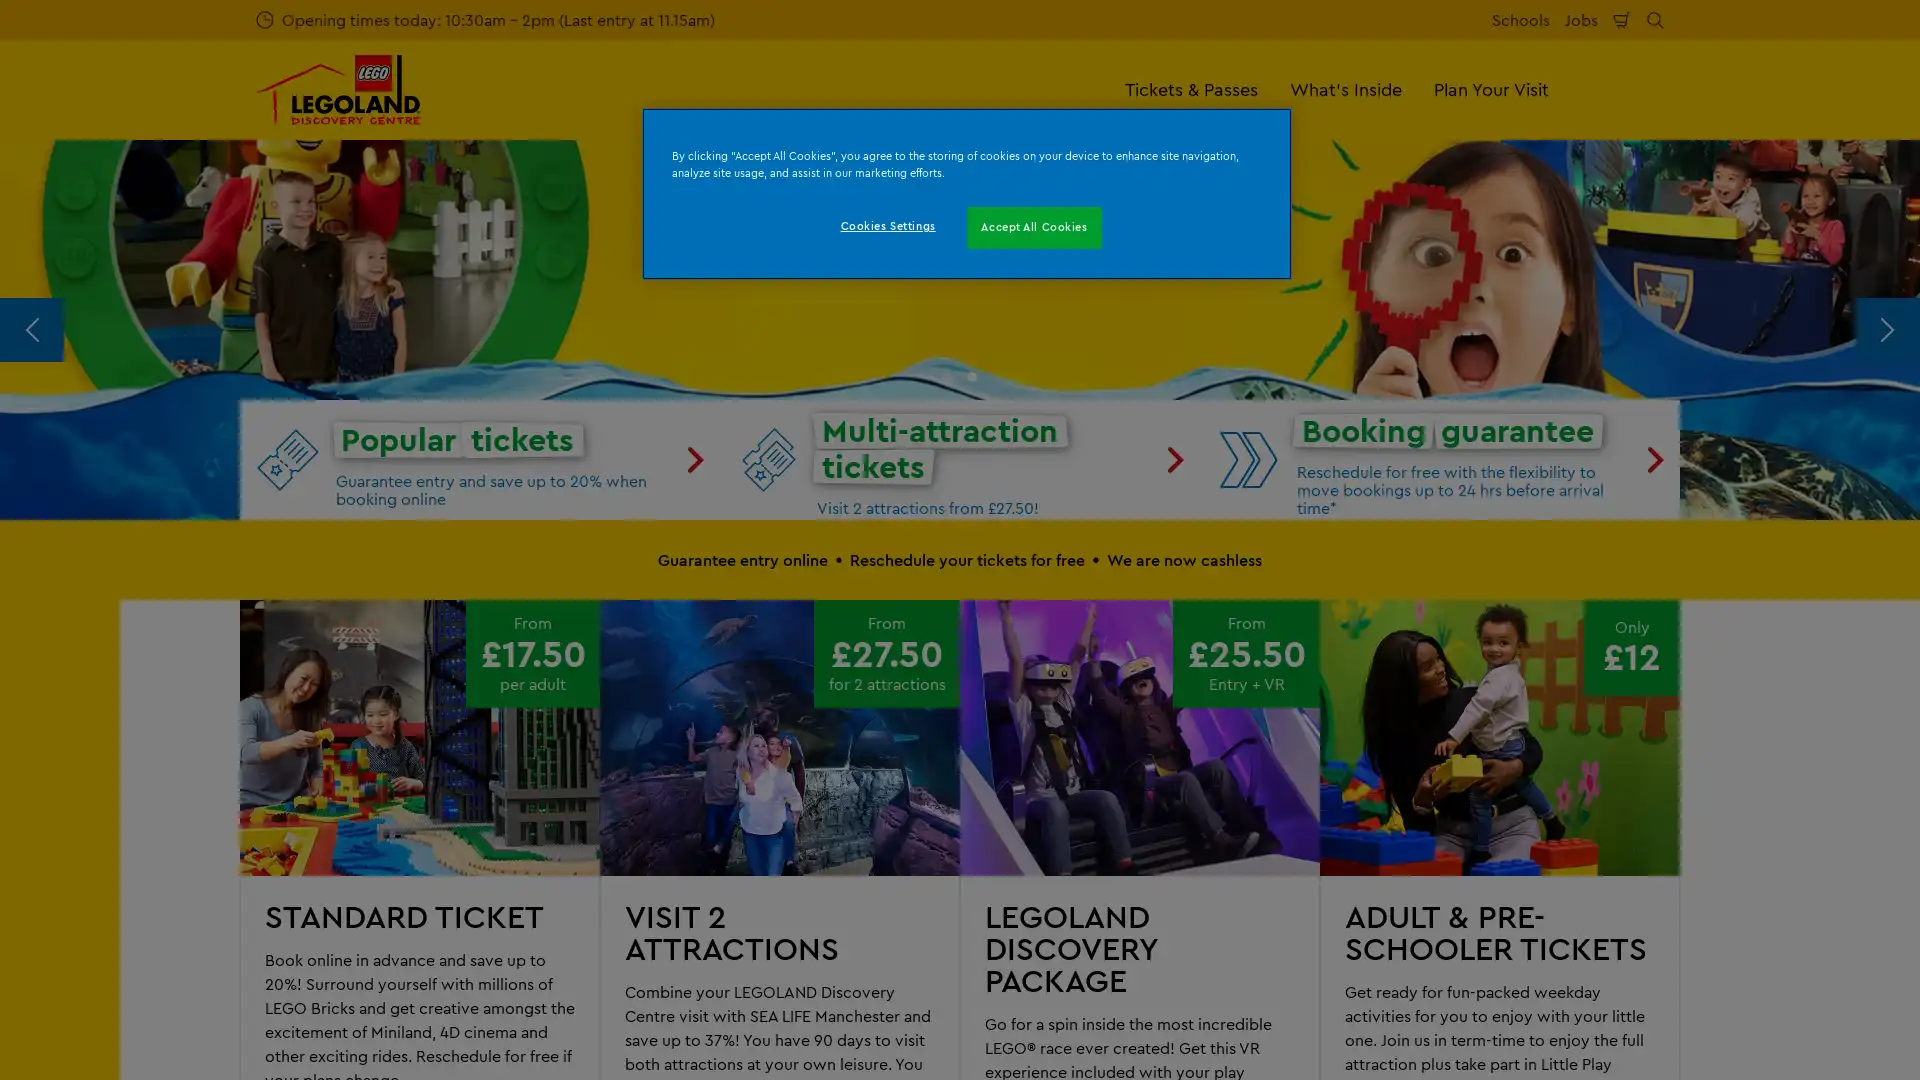 This screenshot has height=1080, width=1920. What do you see at coordinates (1191, 88) in the screenshot?
I see `Tickets & Passes` at bounding box center [1191, 88].